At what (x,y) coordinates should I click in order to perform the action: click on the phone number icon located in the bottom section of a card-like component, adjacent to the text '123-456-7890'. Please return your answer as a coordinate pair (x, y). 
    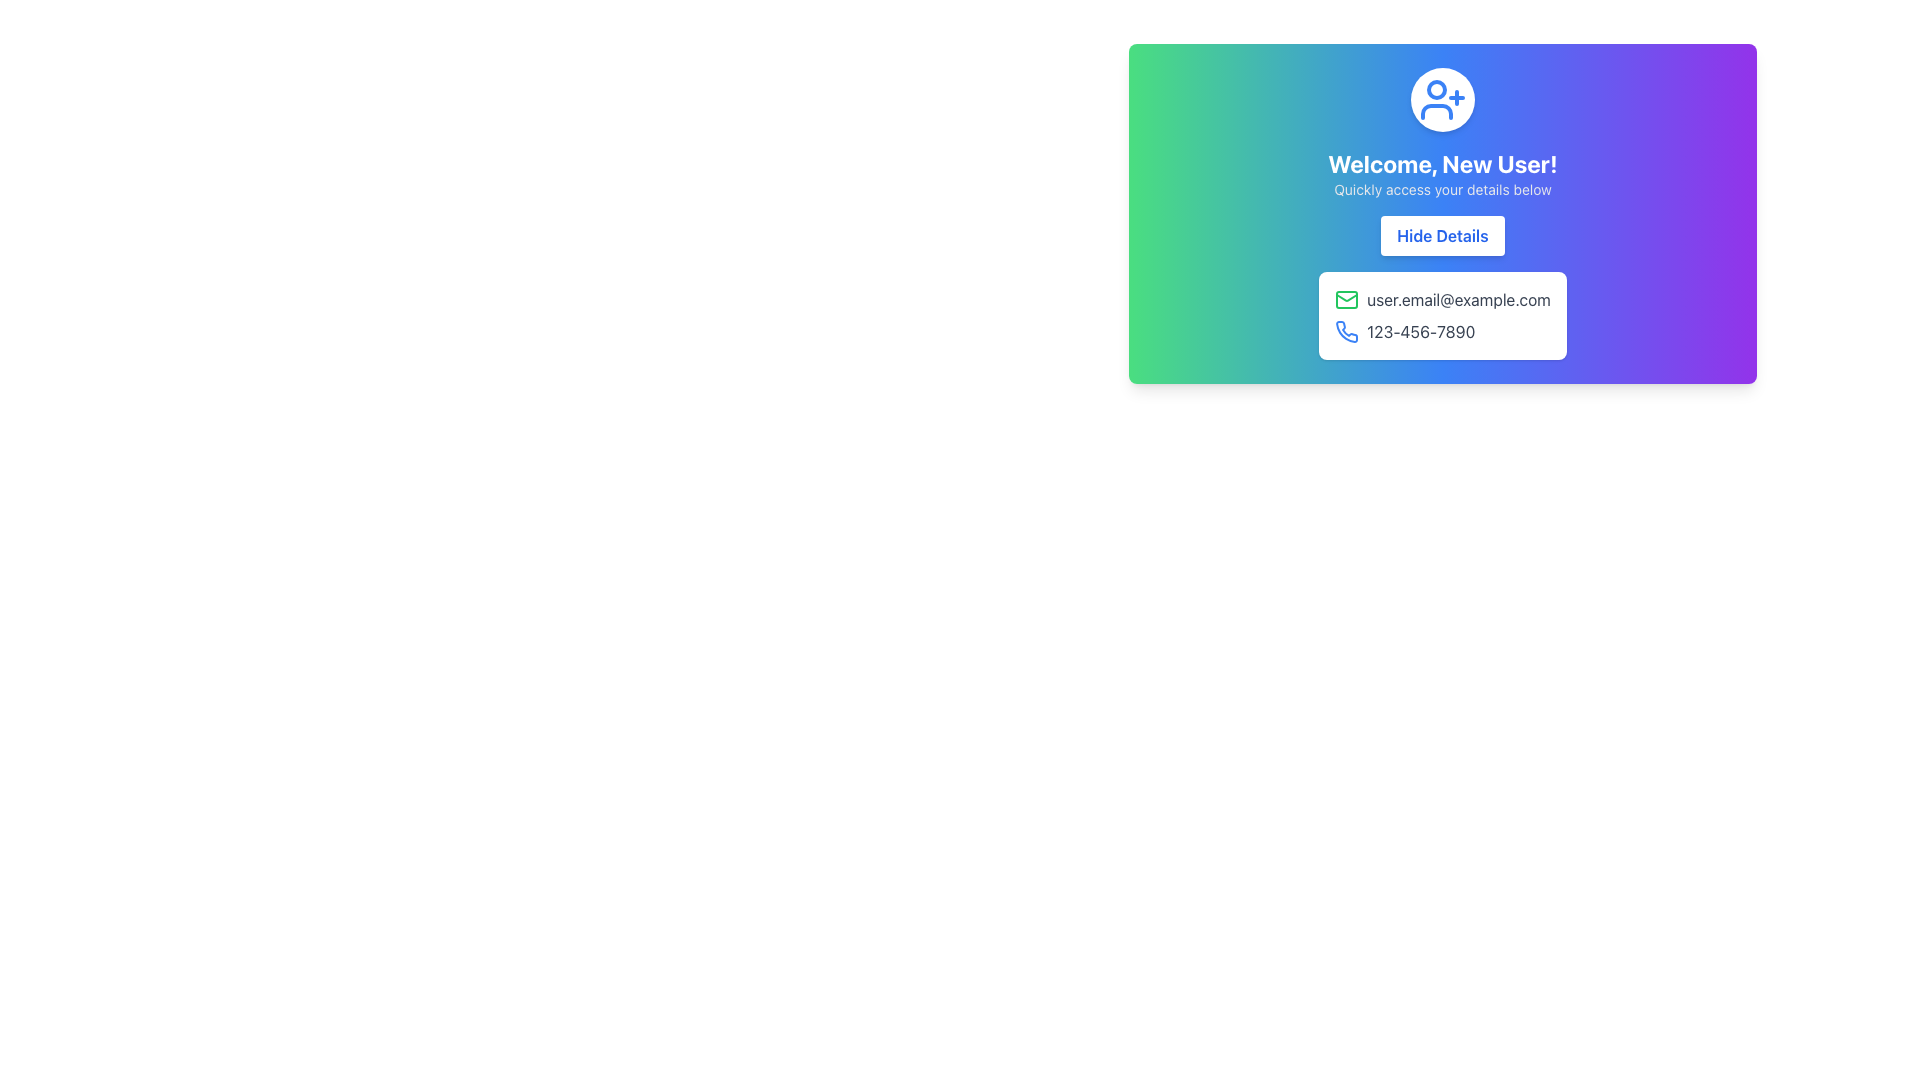
    Looking at the image, I should click on (1347, 330).